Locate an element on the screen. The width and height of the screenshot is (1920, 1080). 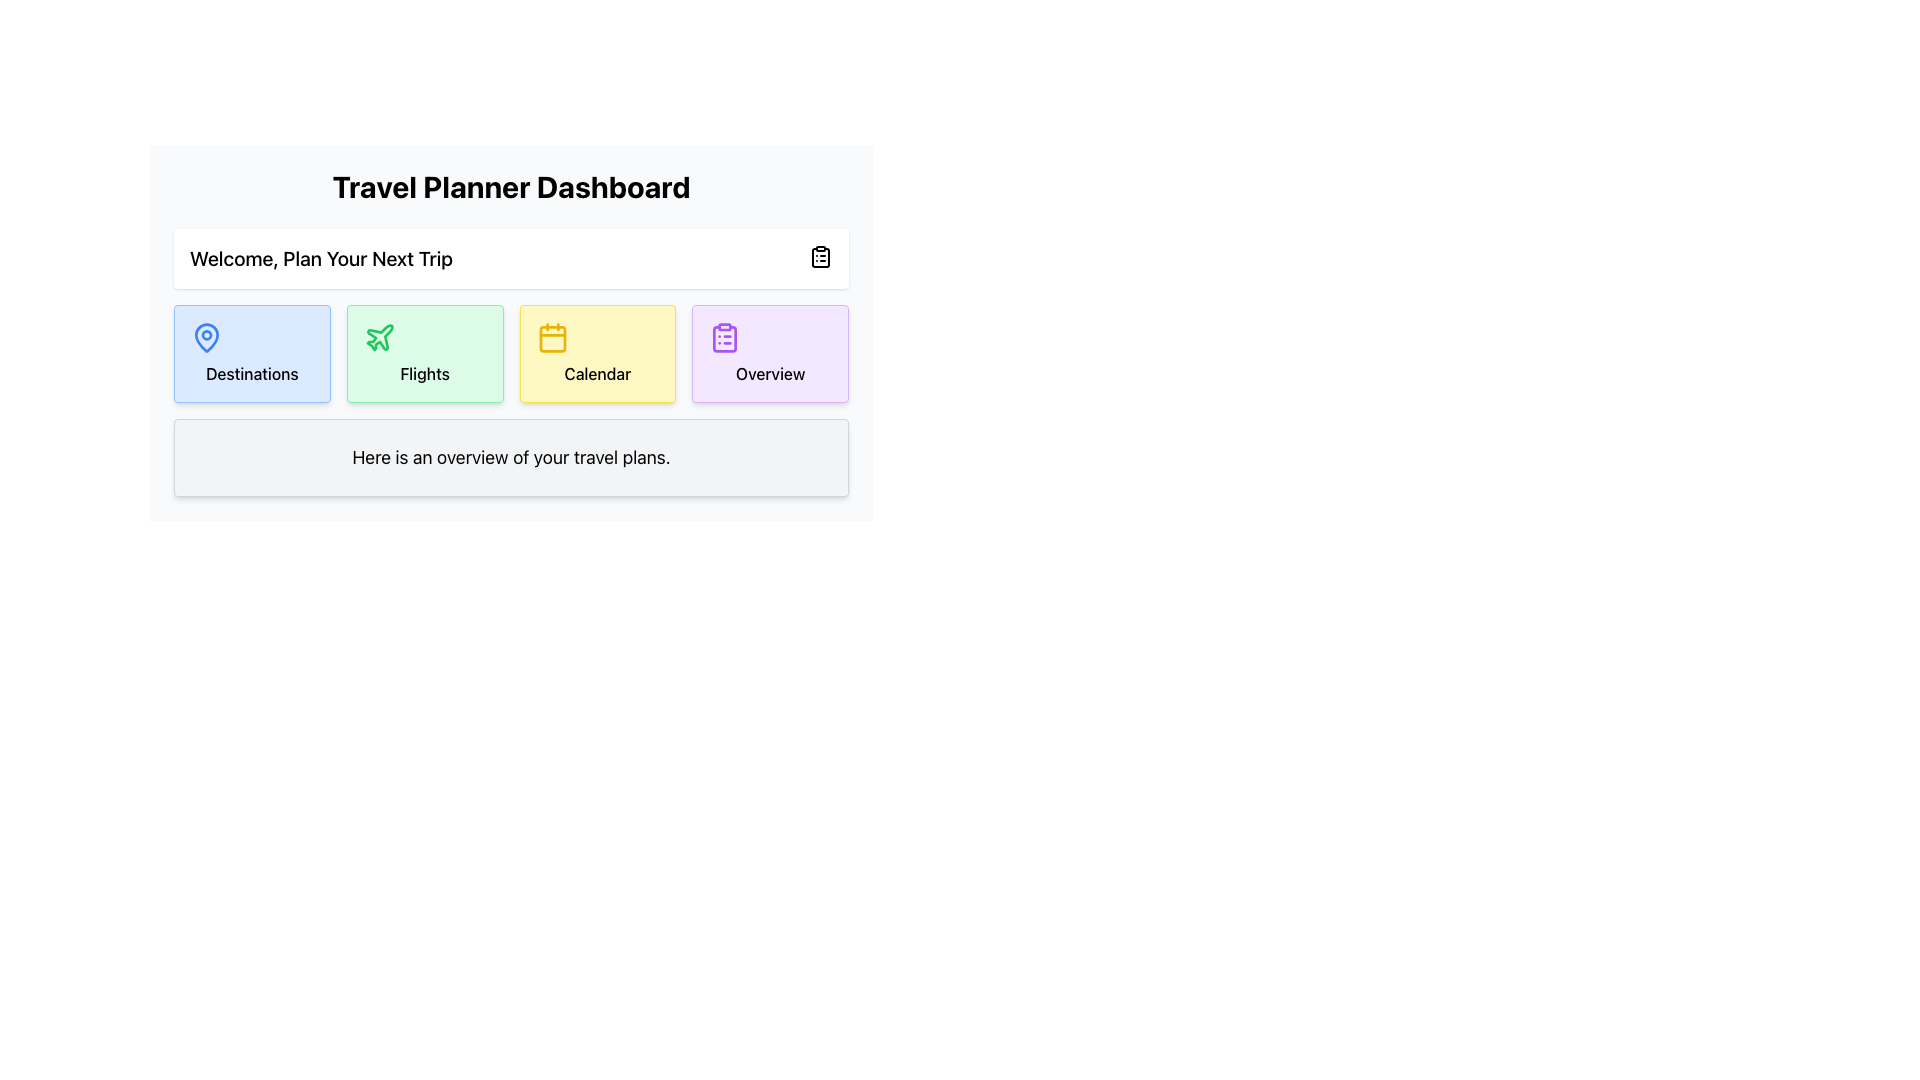
the 'Destinations' text label within the button-like card located in the top-left position of the grid layout is located at coordinates (251, 374).